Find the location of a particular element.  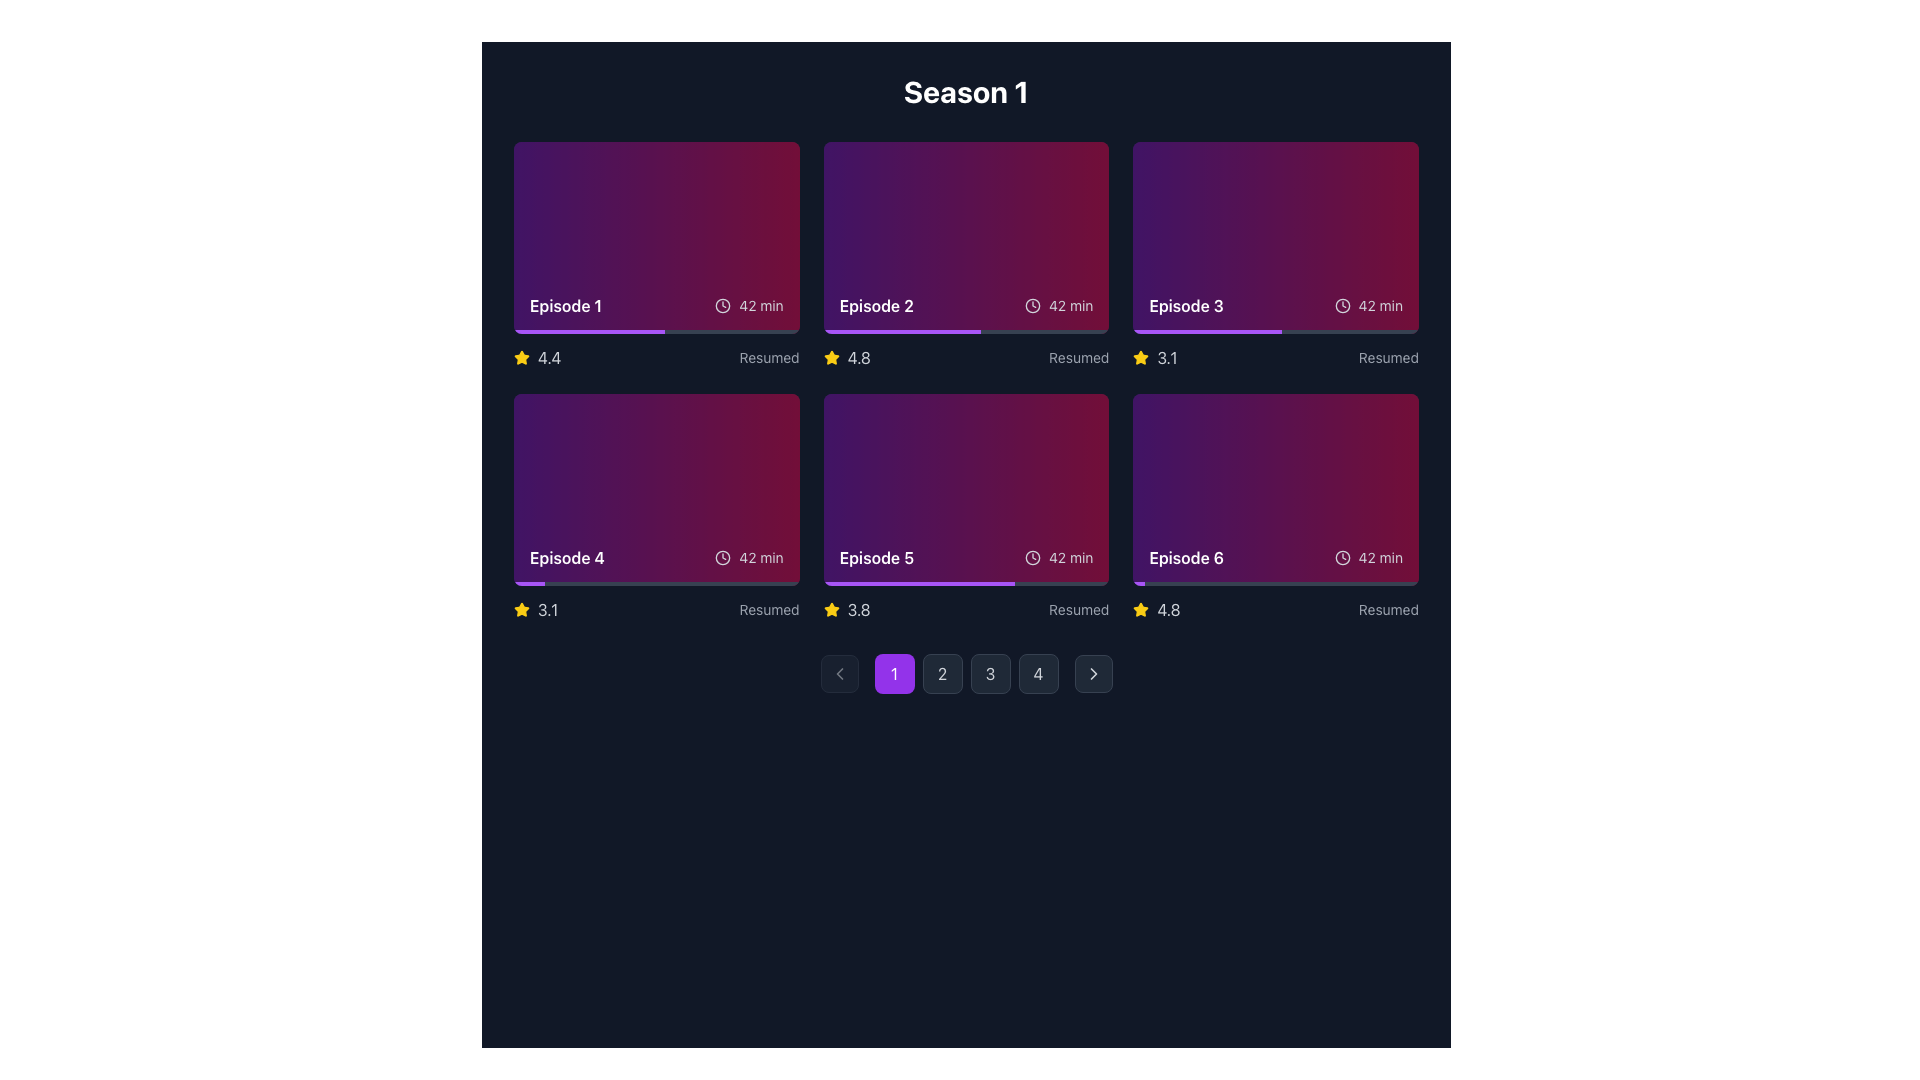

the progress bar located at the bottom of the second content block in the top row, beneath the 'Episode 2' text, which serves as a progress indicator for the episode is located at coordinates (966, 330).